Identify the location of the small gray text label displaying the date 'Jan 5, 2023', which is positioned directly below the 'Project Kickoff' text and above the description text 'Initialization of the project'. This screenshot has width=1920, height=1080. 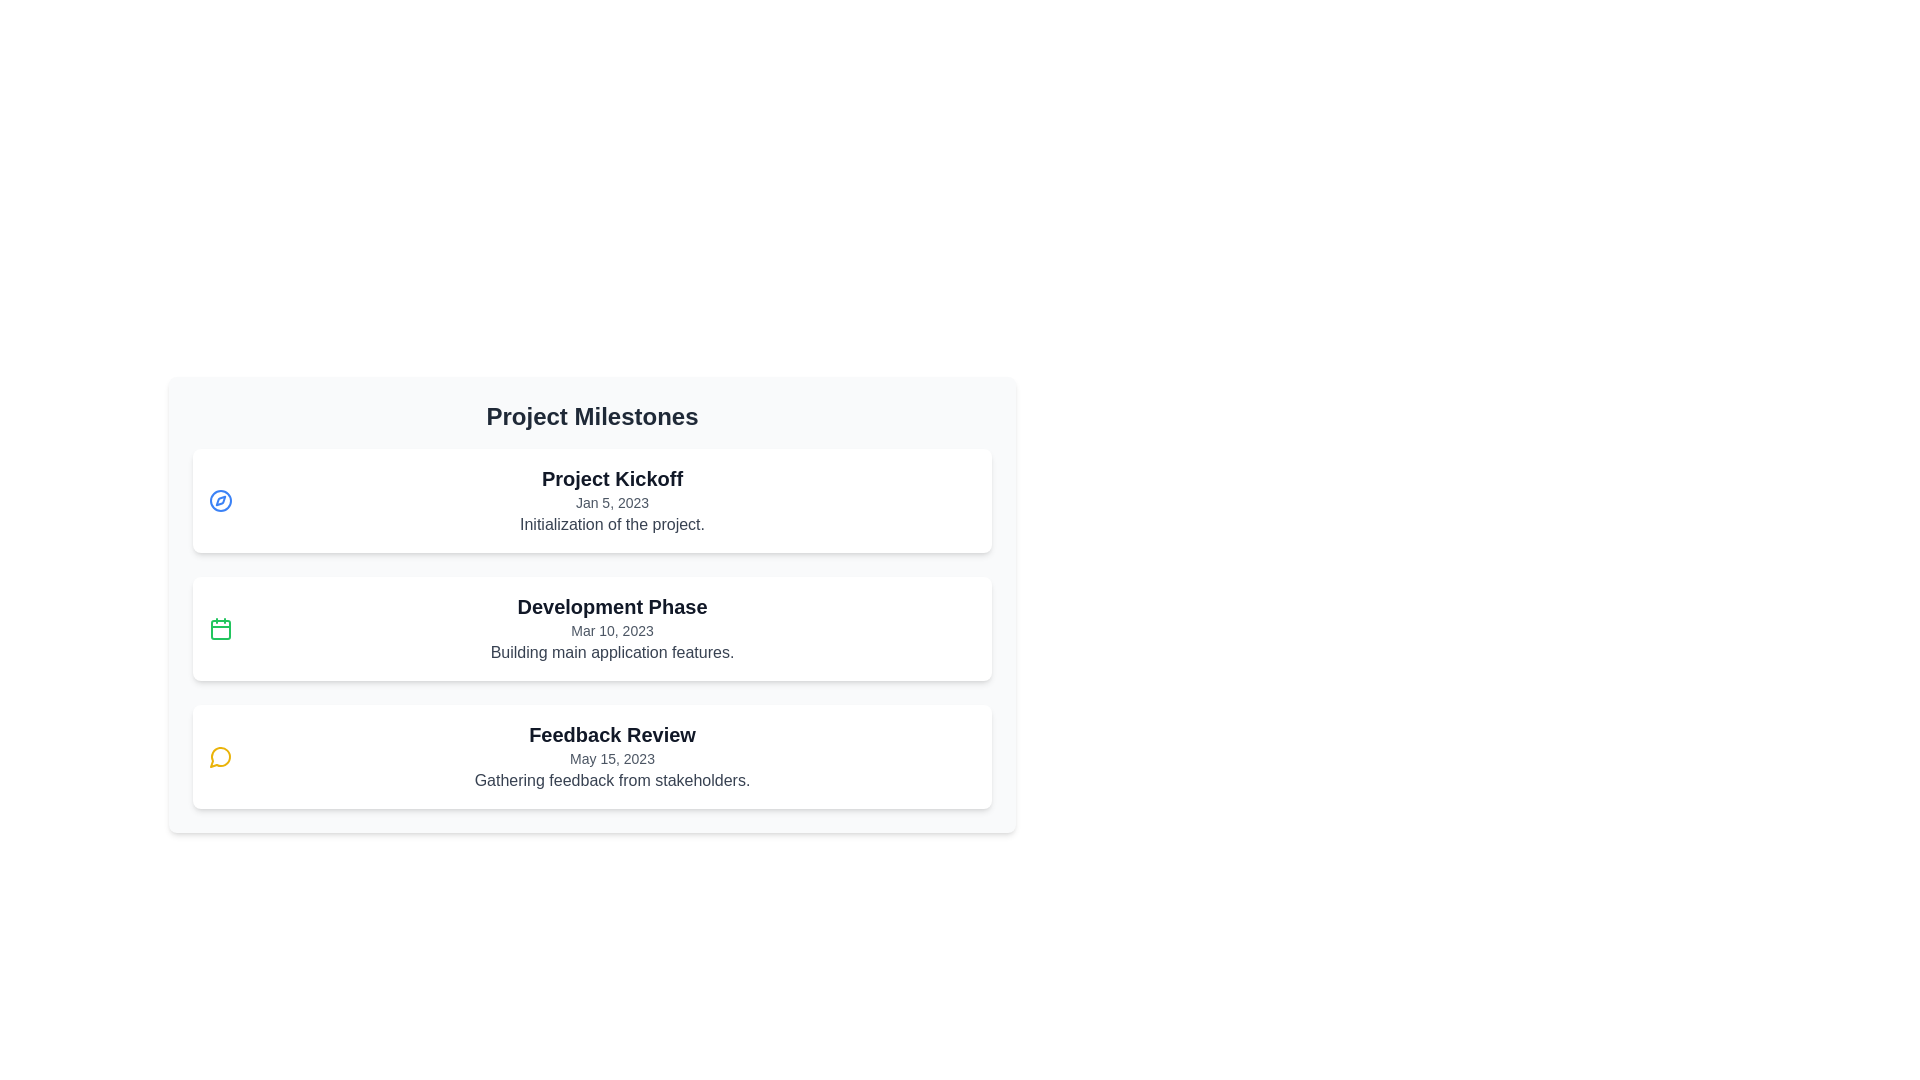
(611, 501).